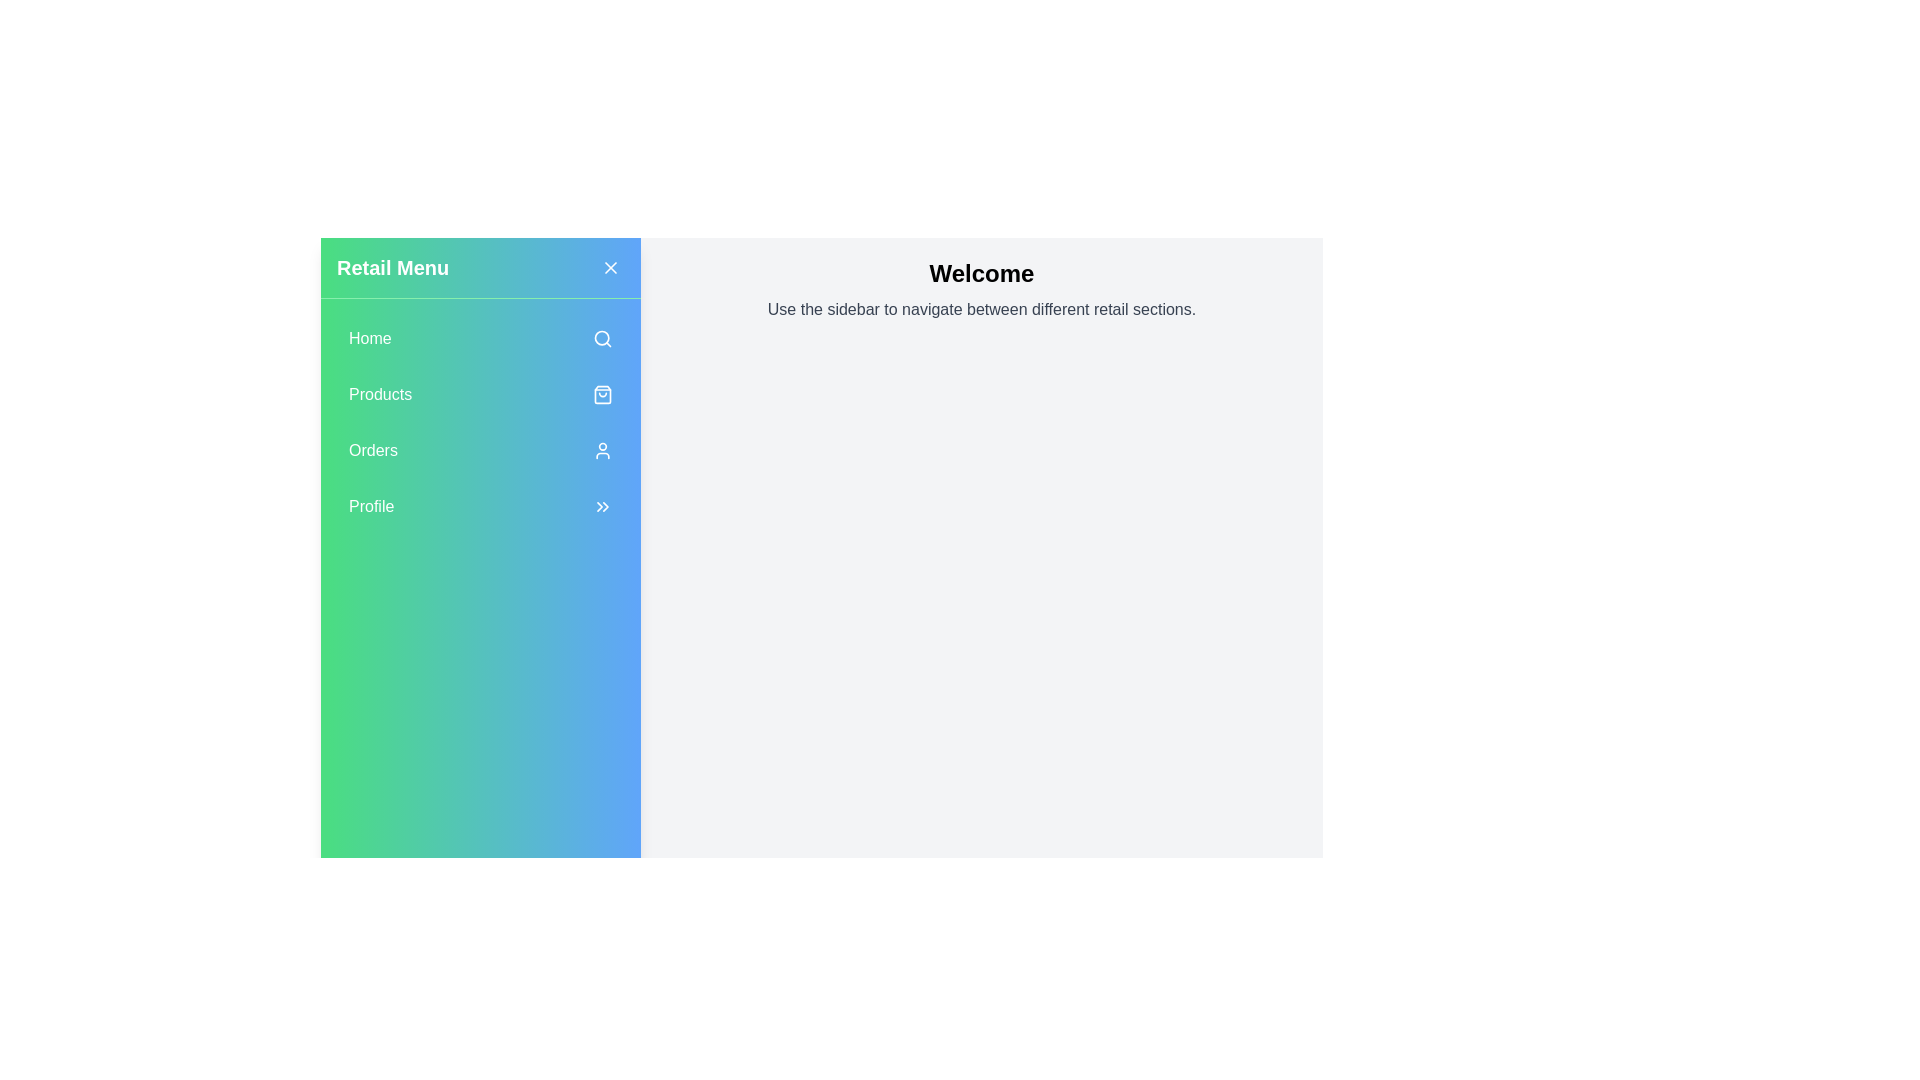  Describe the element at coordinates (480, 505) in the screenshot. I see `the fourth button in the vertical sidebar navigation menu, located below the 'Orders' button` at that location.